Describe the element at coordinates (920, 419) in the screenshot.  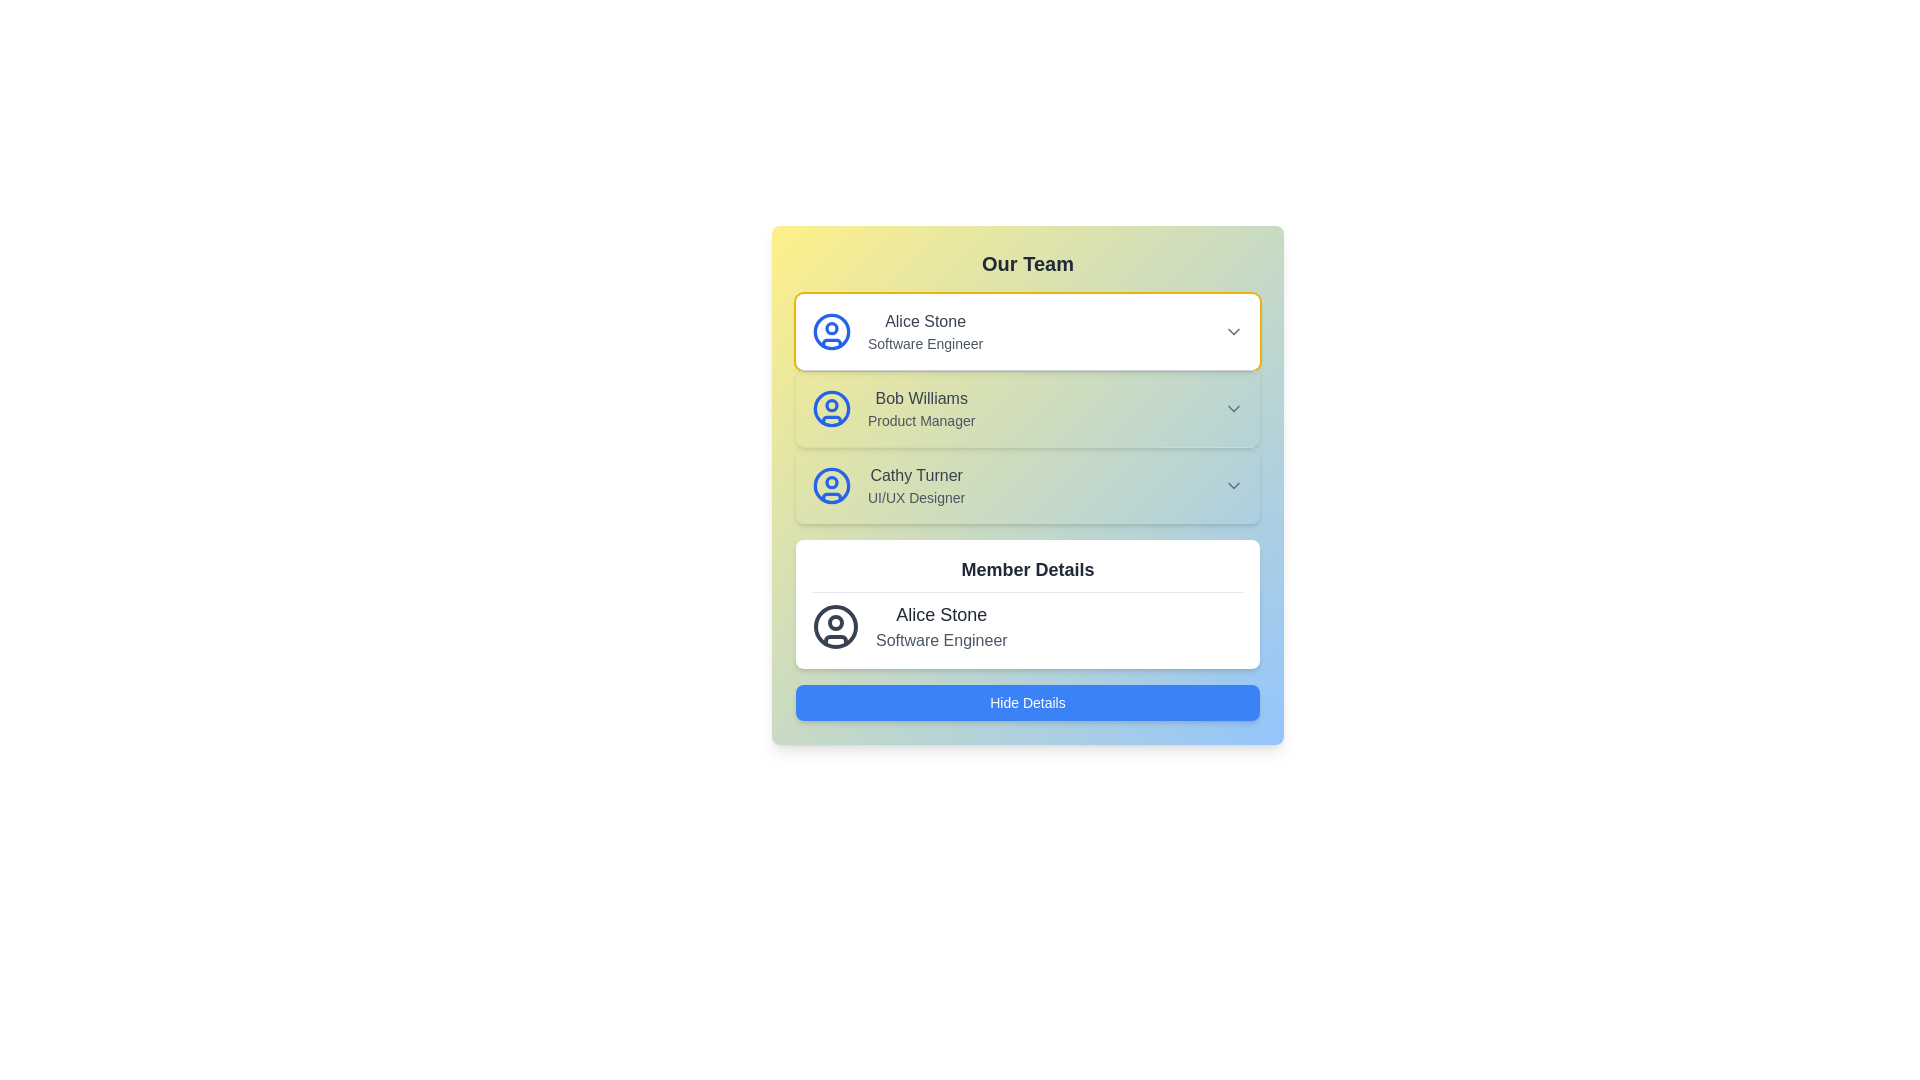
I see `the text label displaying 'Product Manager' below 'Bob Williams' to possibly trigger a tooltip` at that location.